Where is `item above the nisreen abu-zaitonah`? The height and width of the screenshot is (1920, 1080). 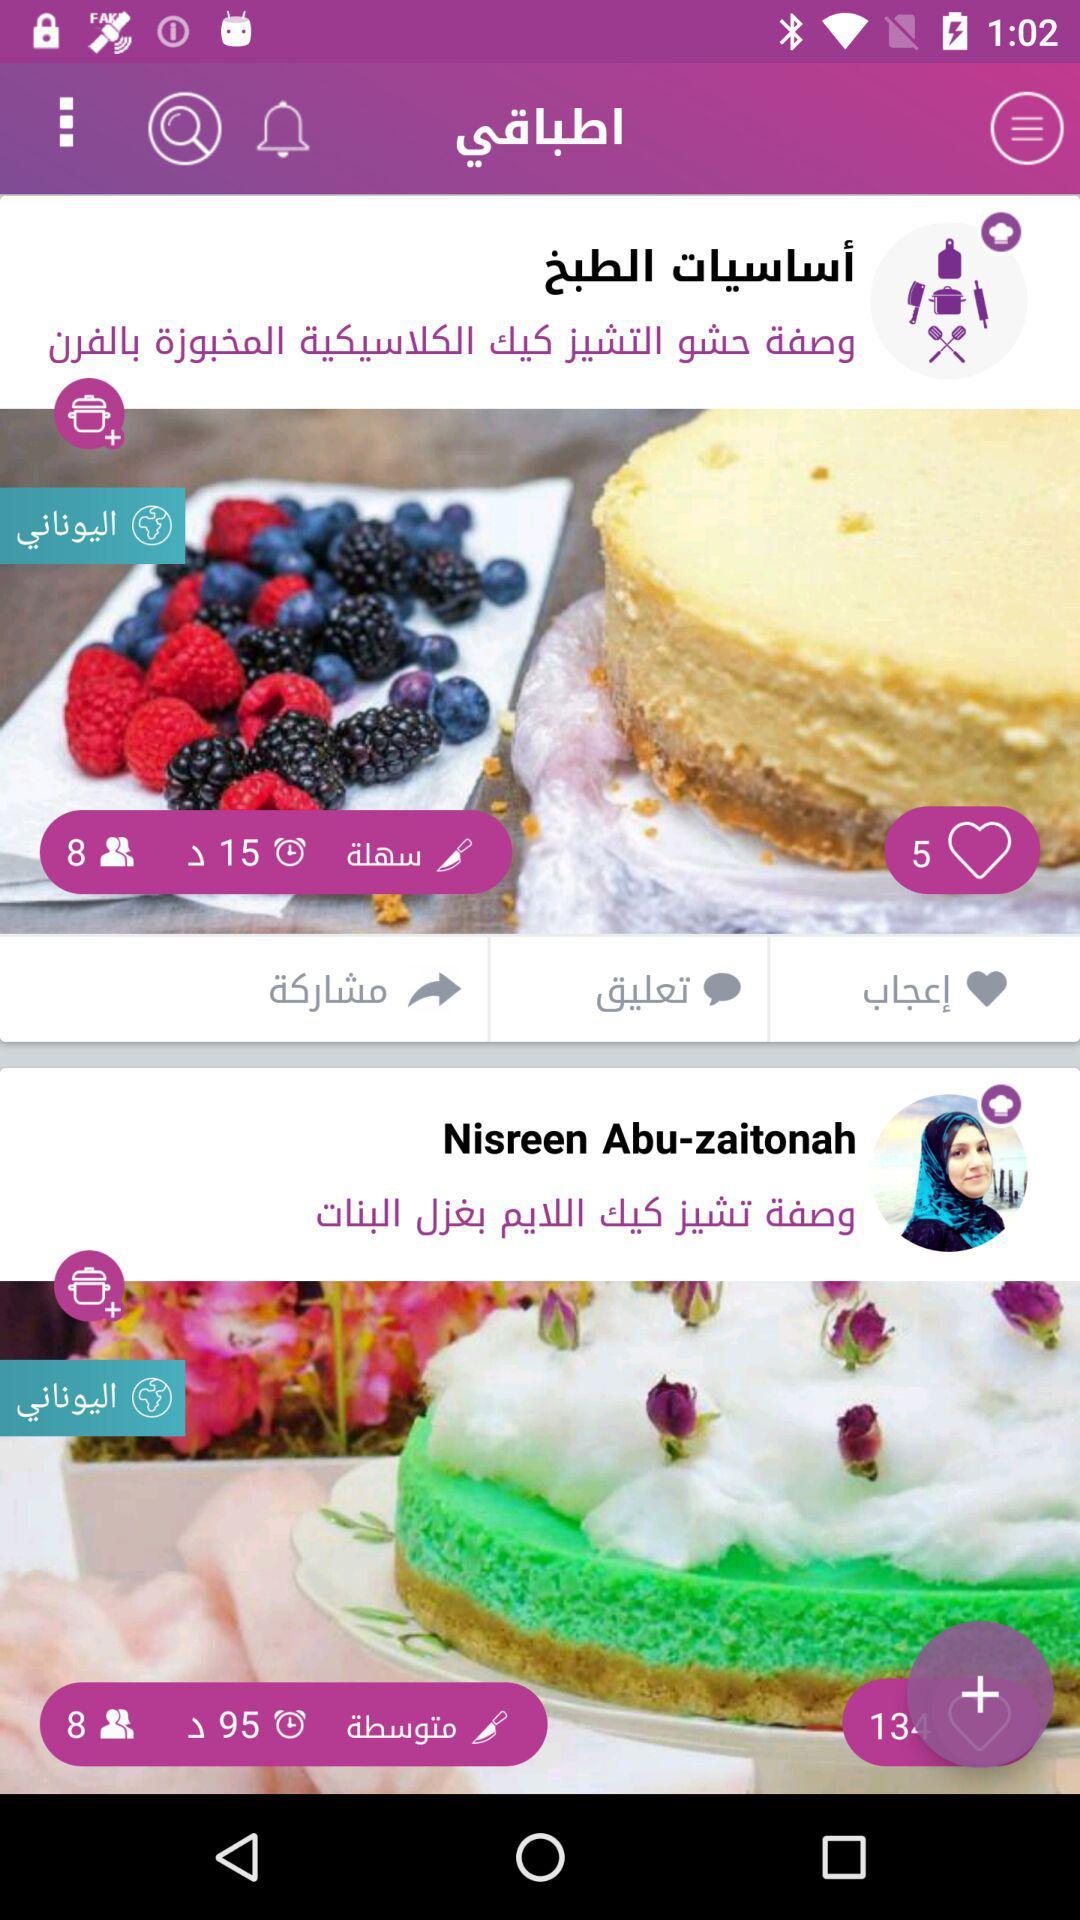
item above the nisreen abu-zaitonah is located at coordinates (621, 989).